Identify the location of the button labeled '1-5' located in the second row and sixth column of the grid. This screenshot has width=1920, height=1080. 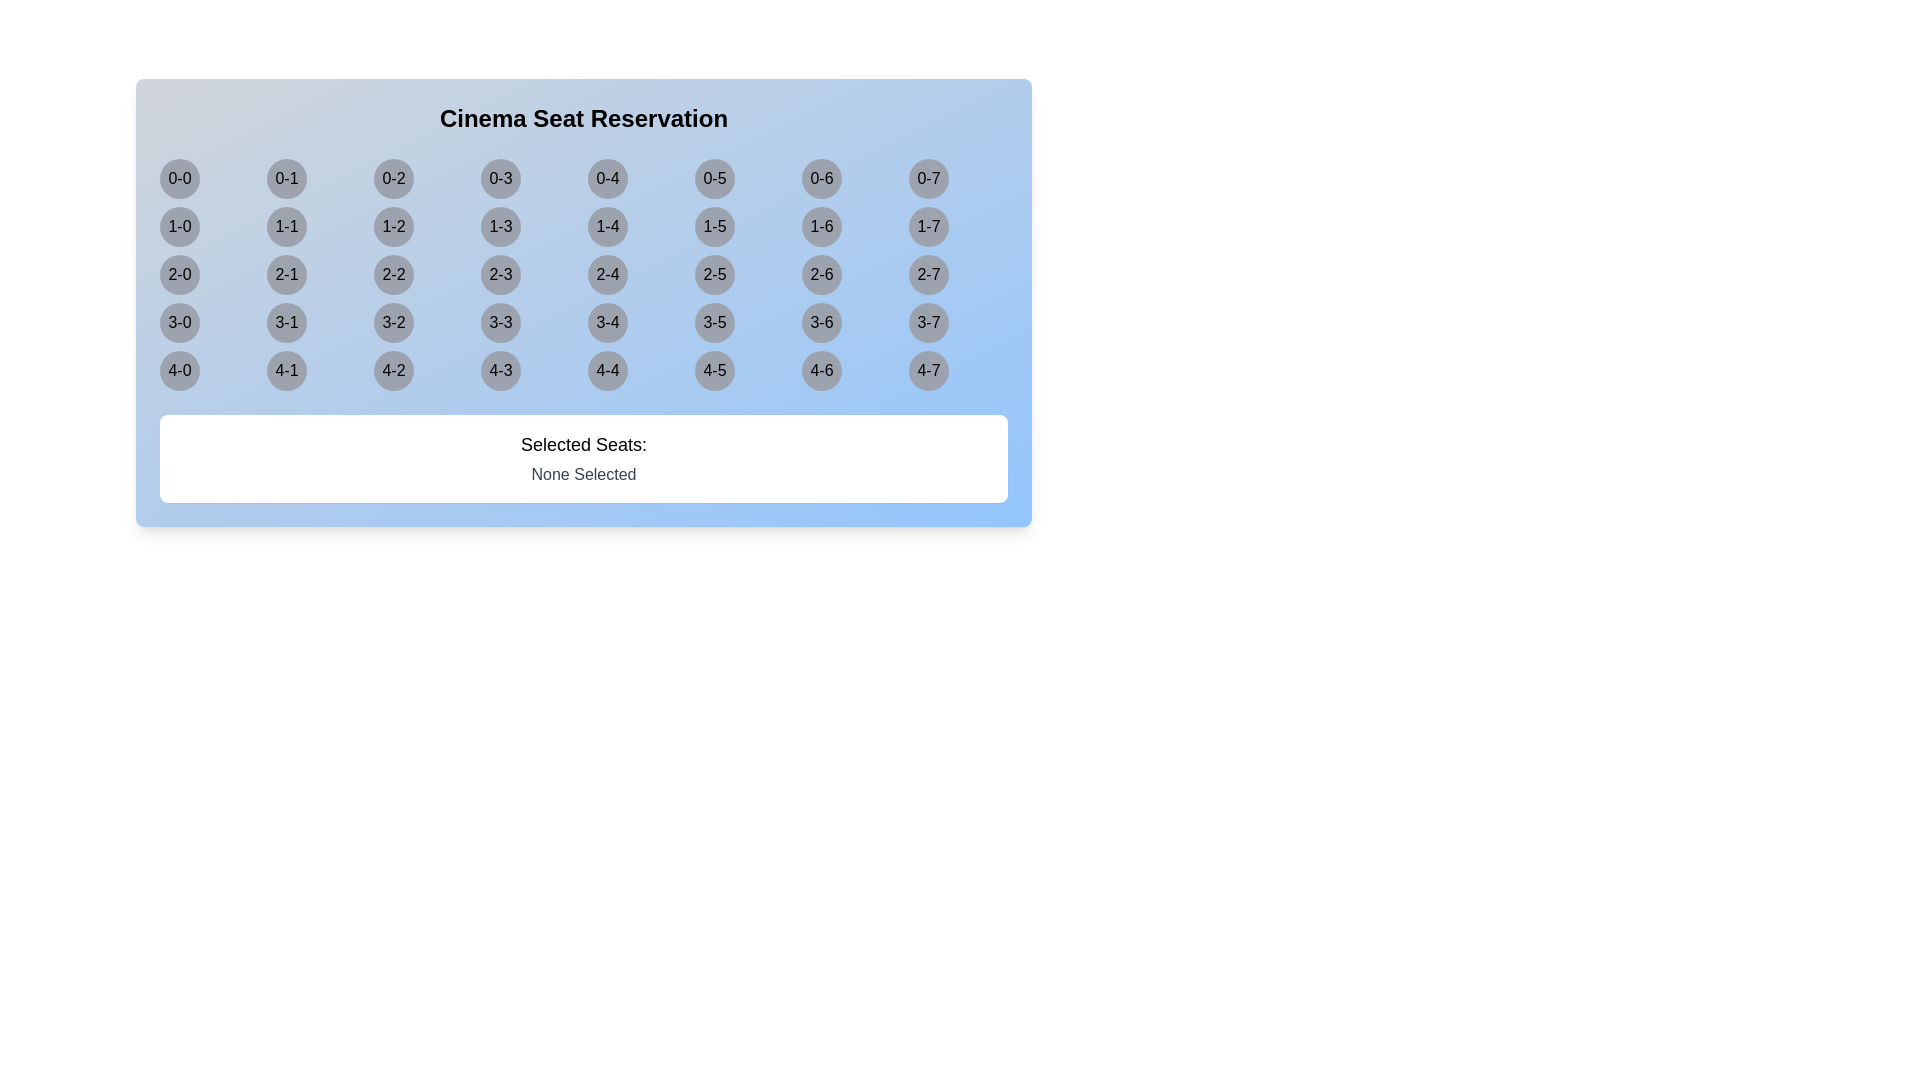
(715, 226).